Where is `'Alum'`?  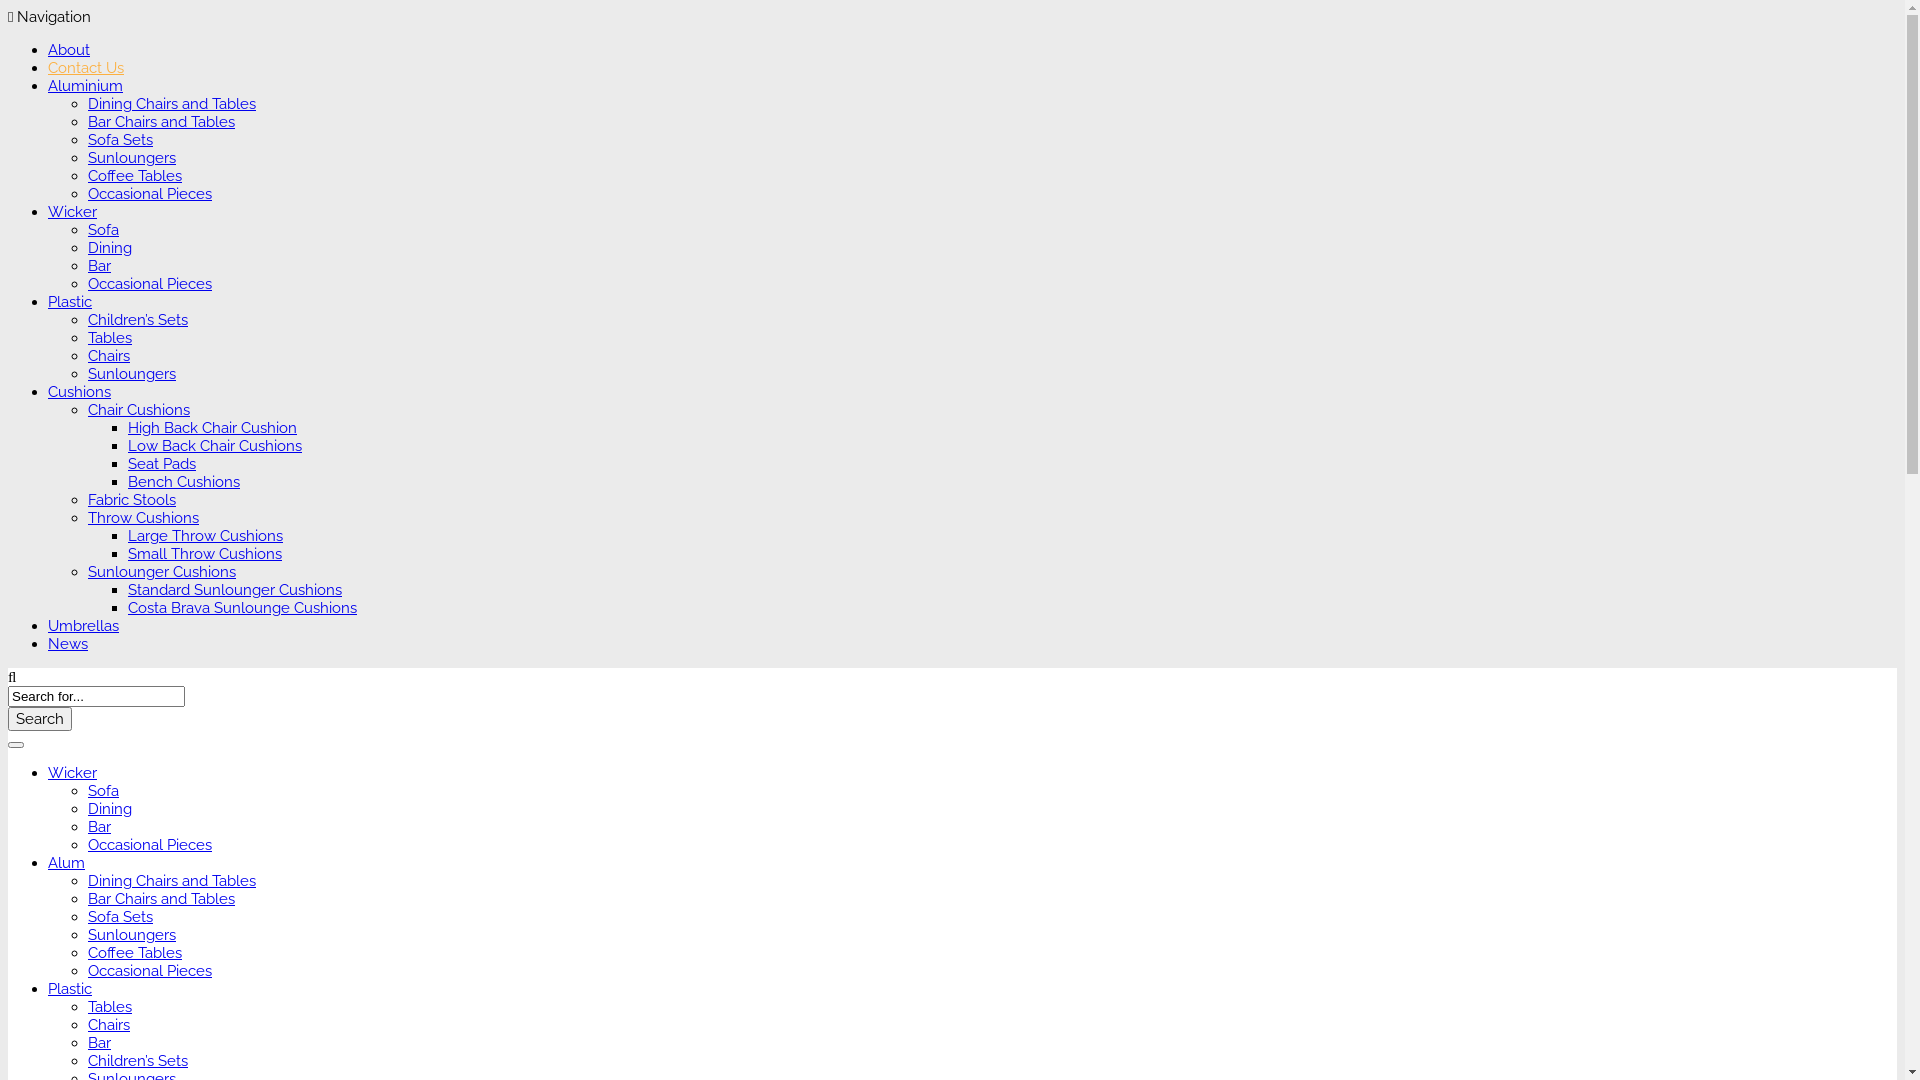
'Alum' is located at coordinates (66, 862).